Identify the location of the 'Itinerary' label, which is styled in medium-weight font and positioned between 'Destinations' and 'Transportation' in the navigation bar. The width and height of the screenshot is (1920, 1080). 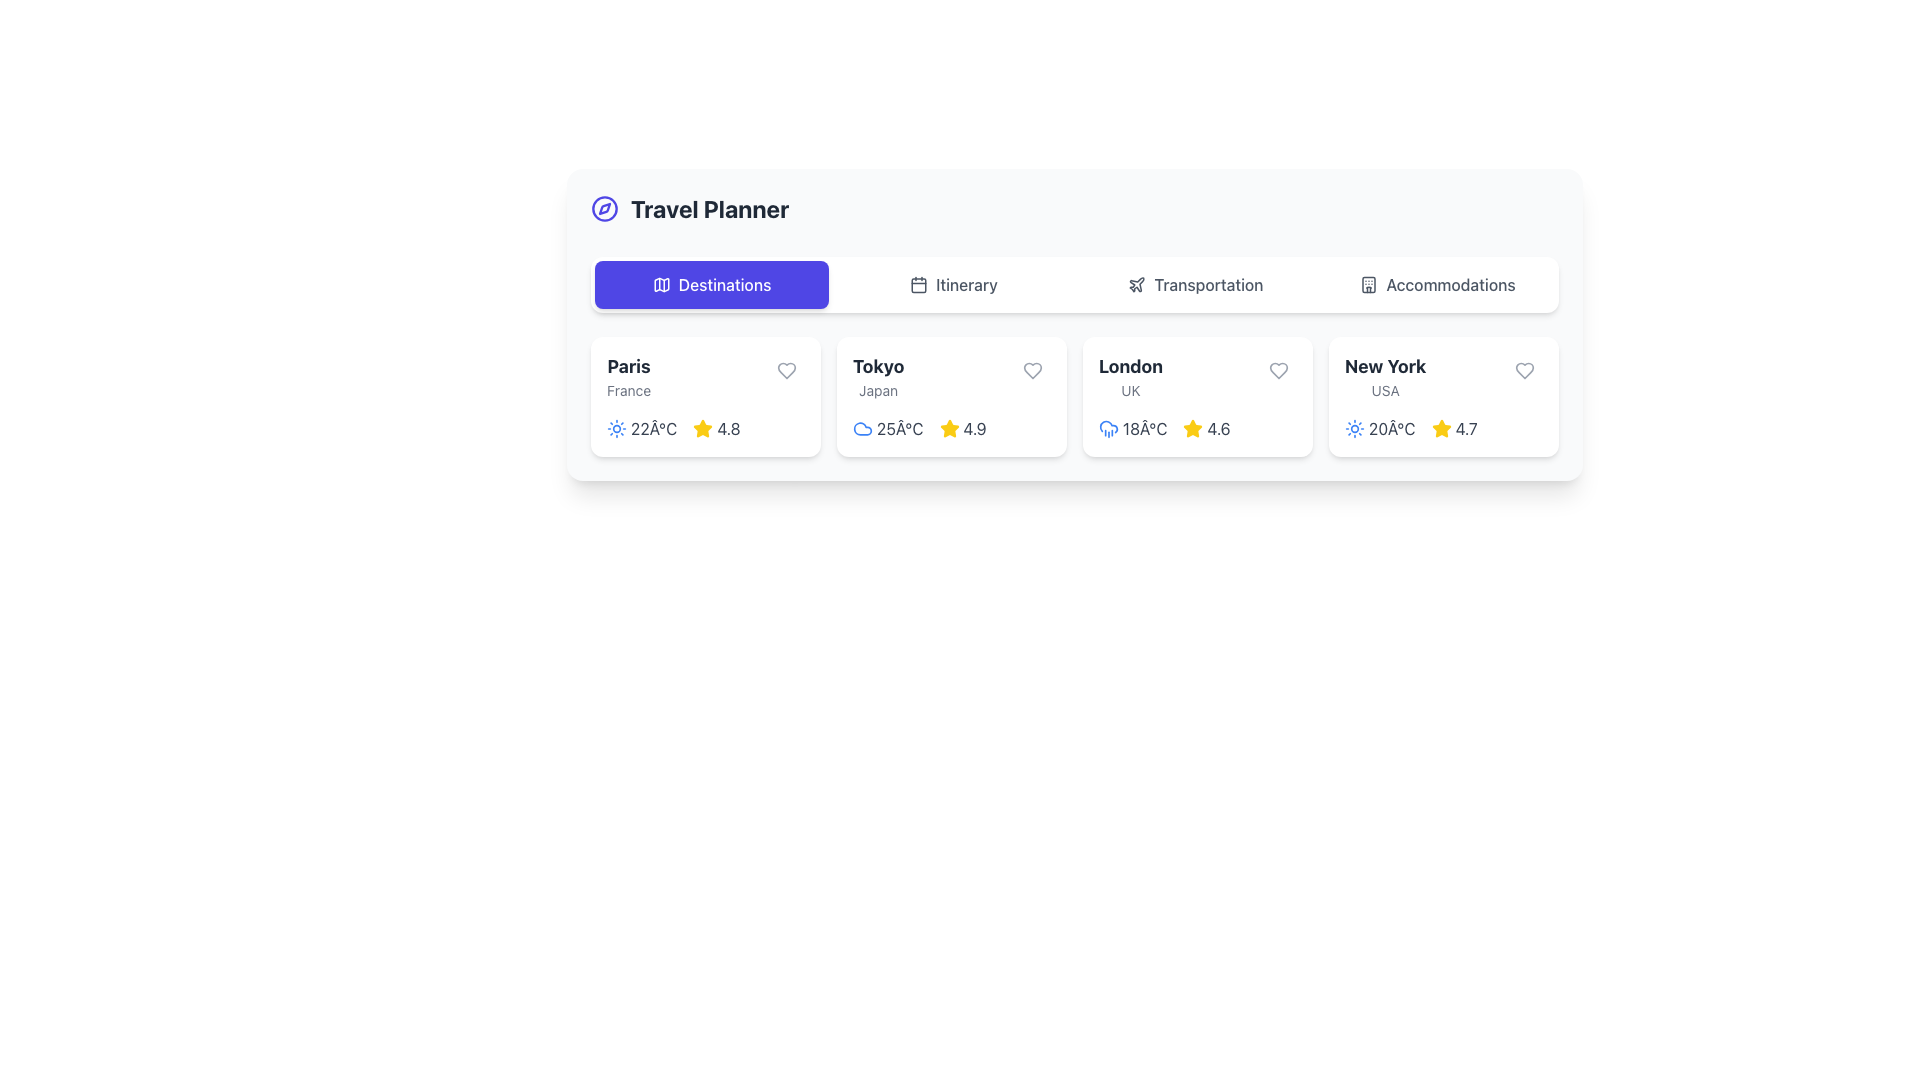
(966, 285).